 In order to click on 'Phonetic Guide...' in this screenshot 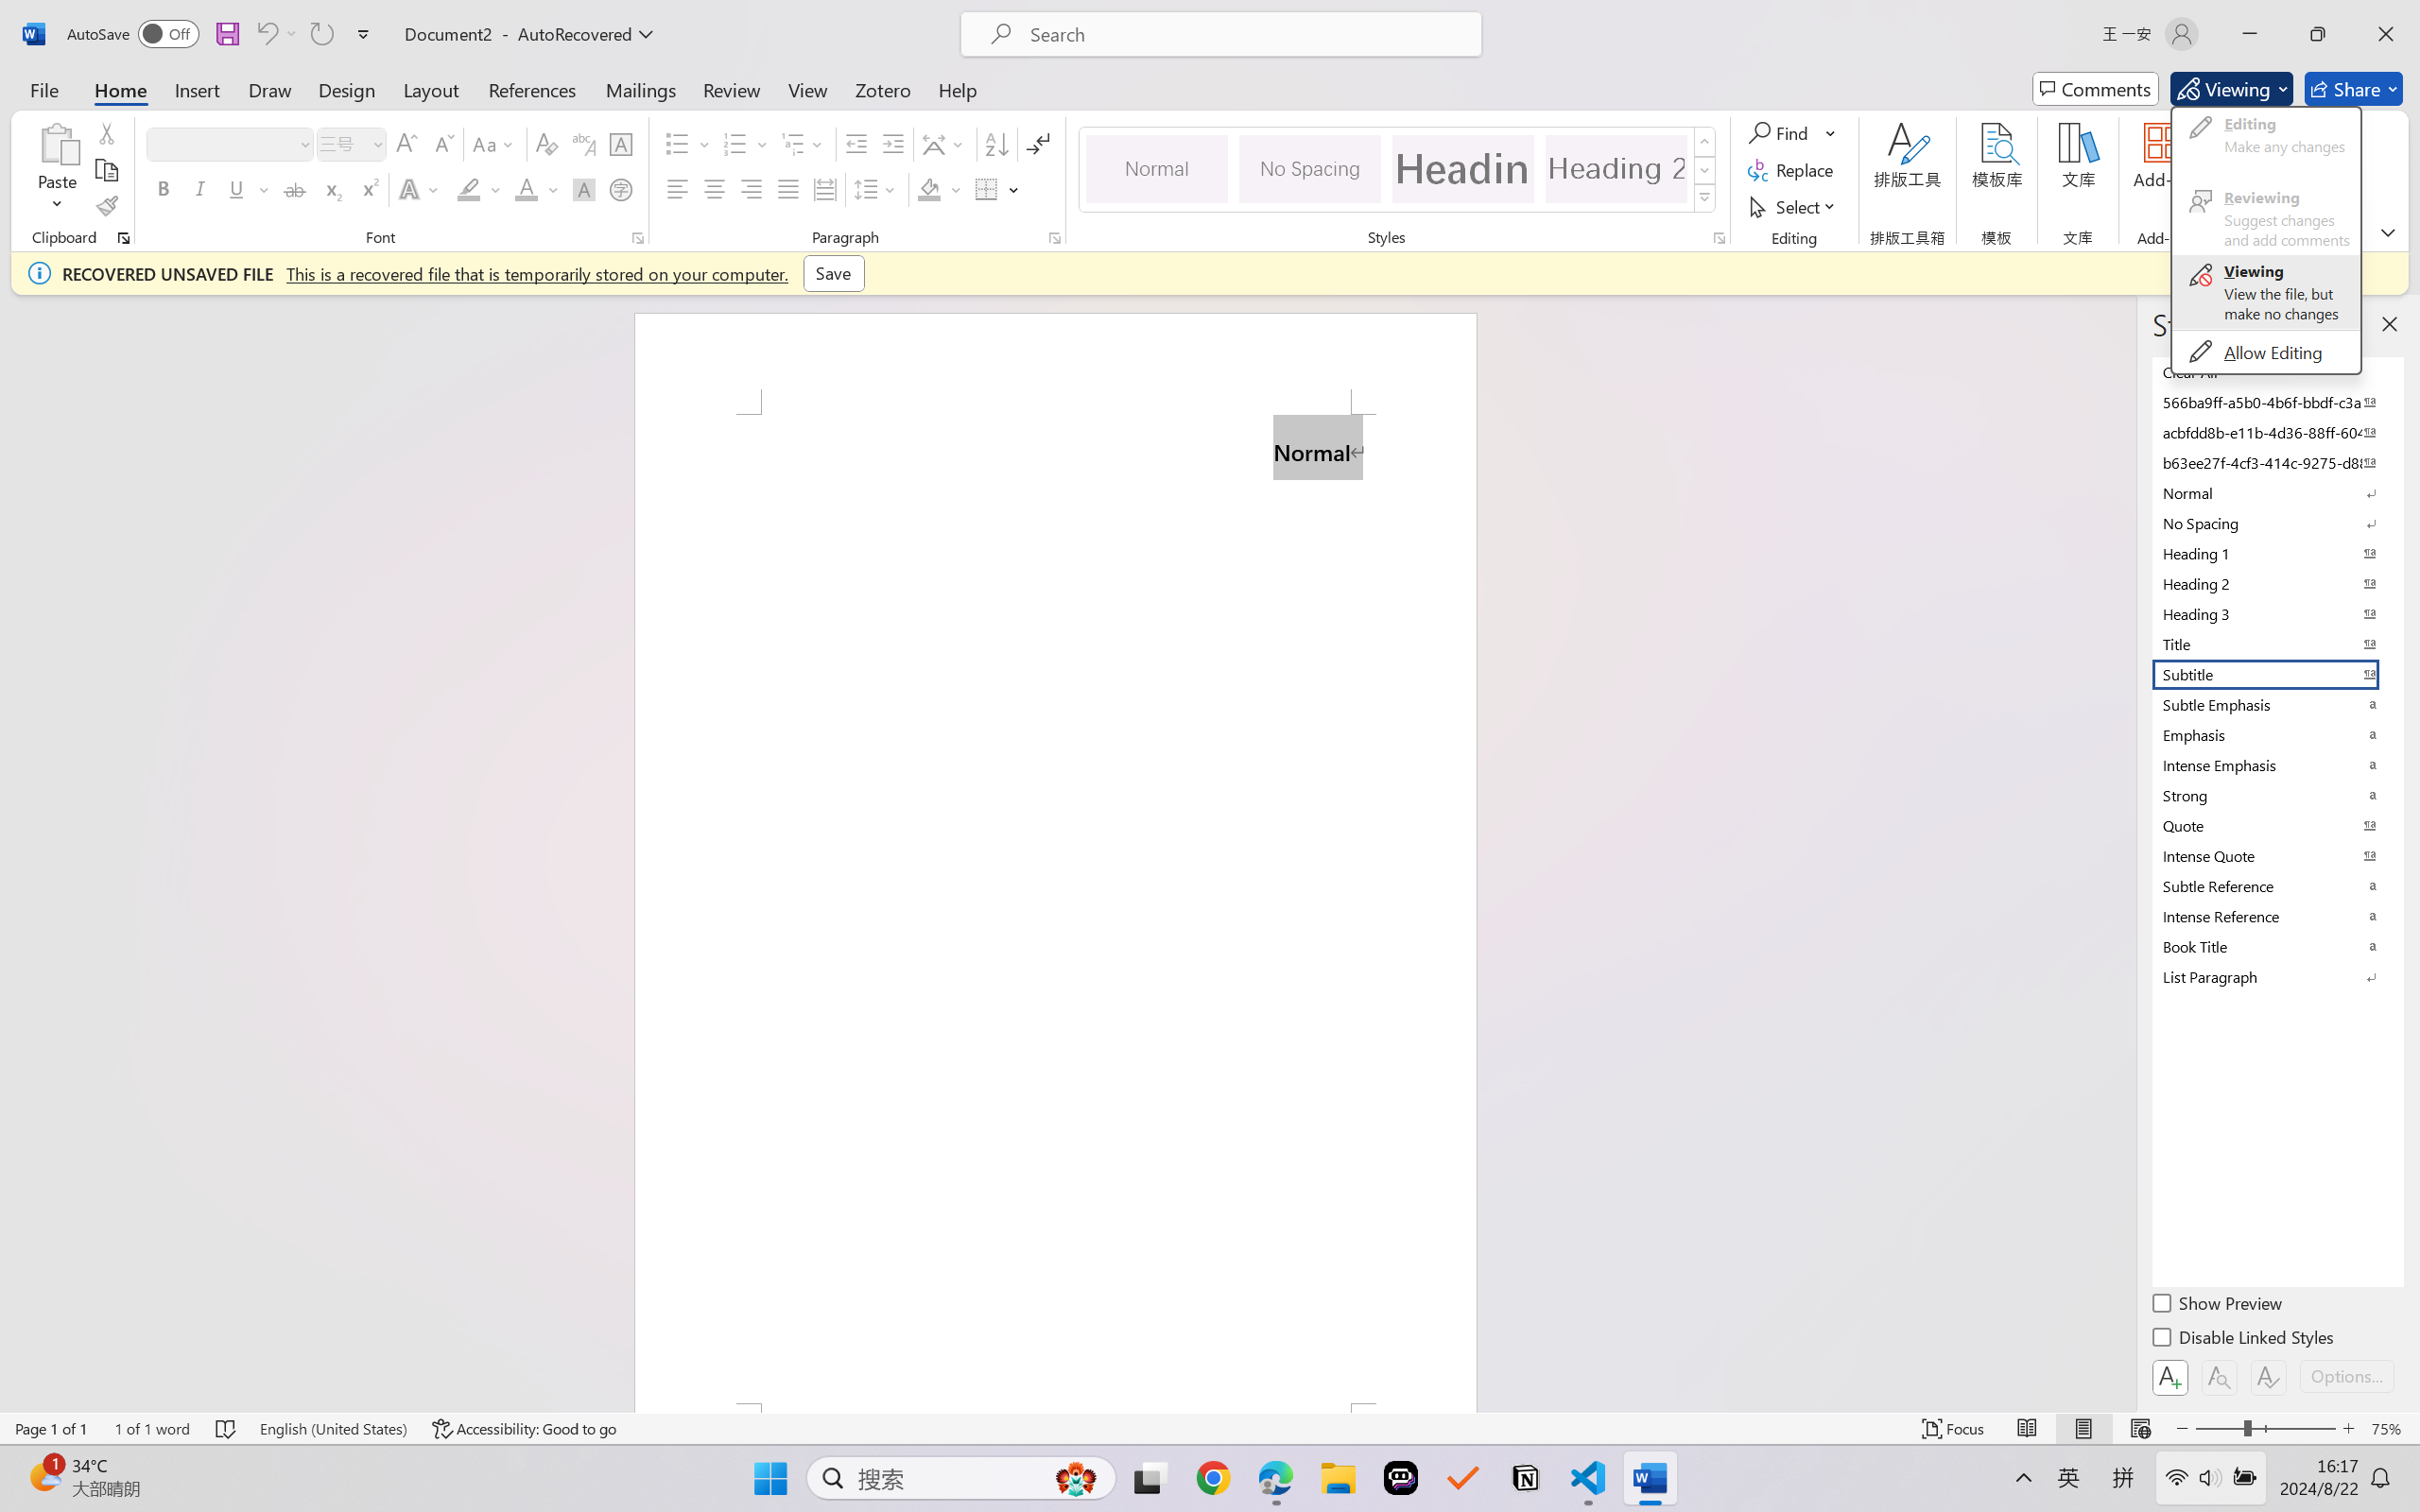, I will do `click(581, 144)`.